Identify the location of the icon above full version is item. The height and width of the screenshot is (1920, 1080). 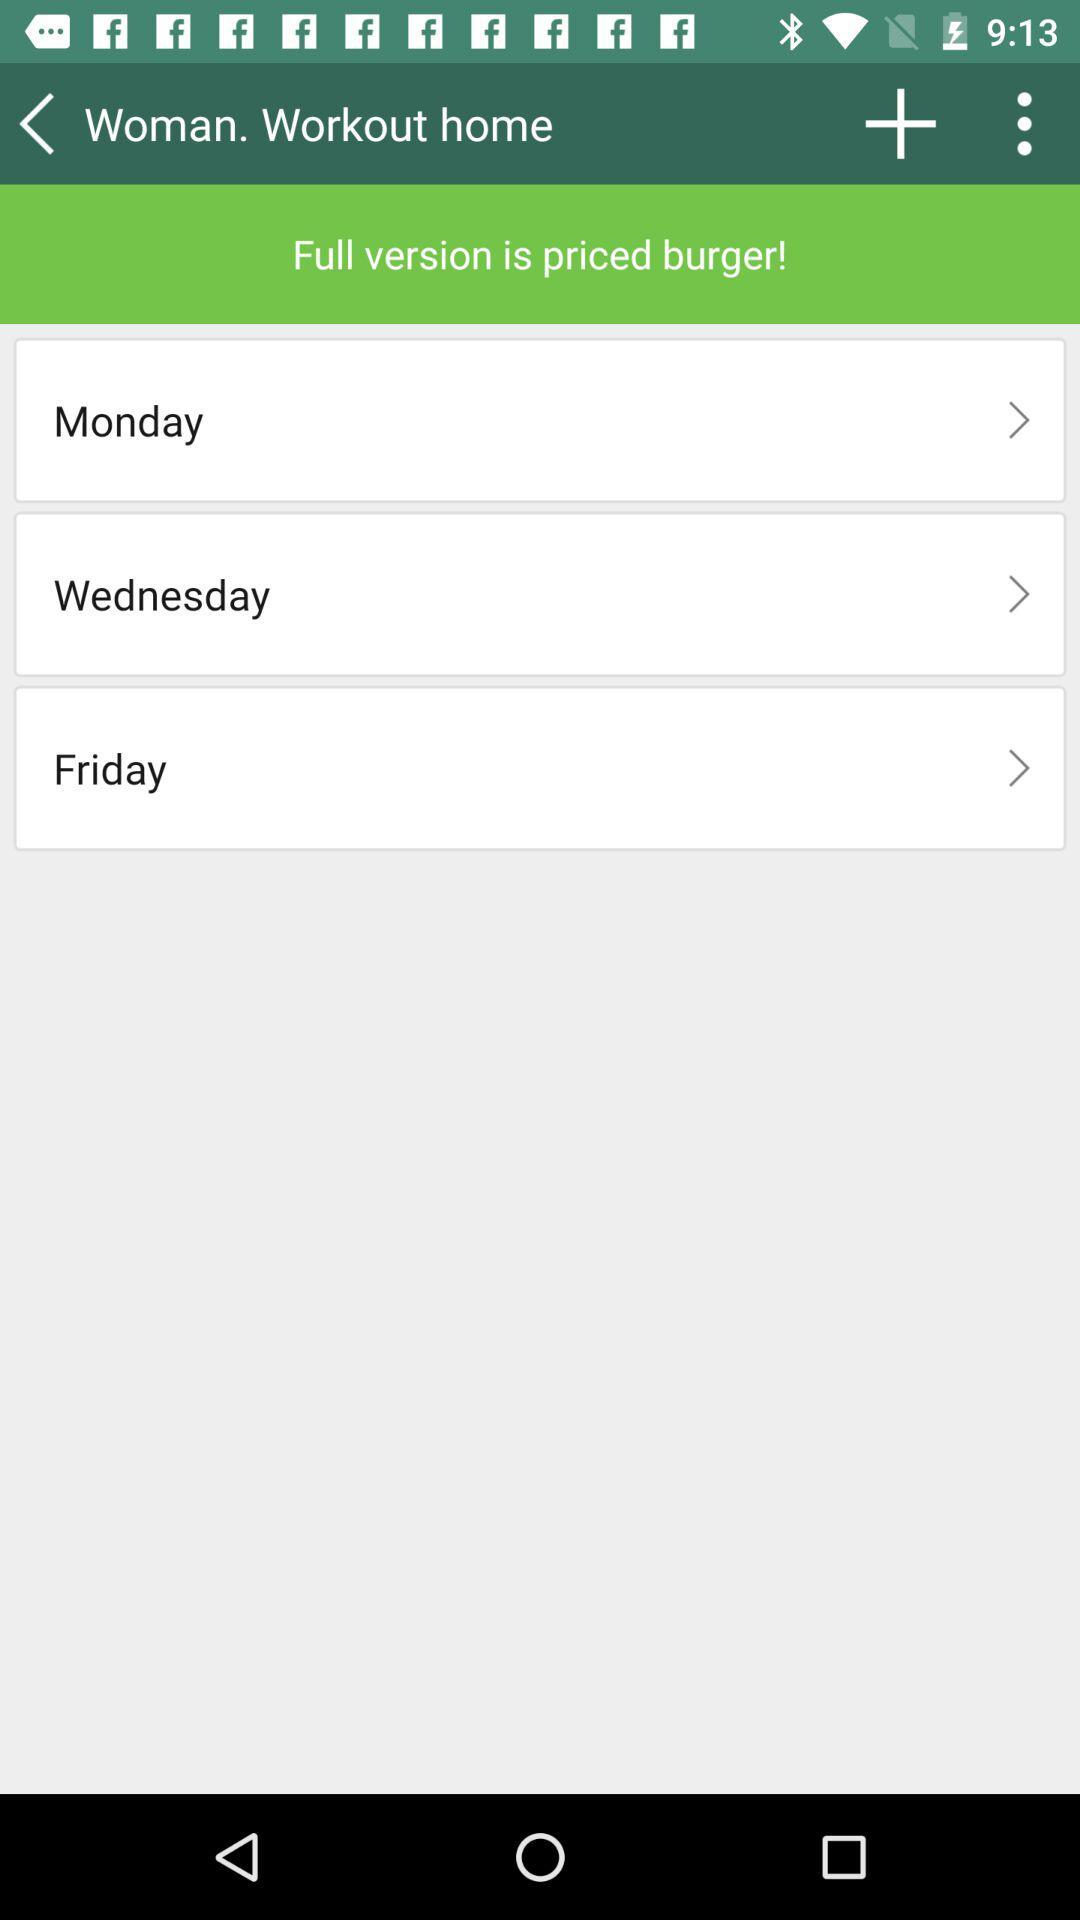
(900, 122).